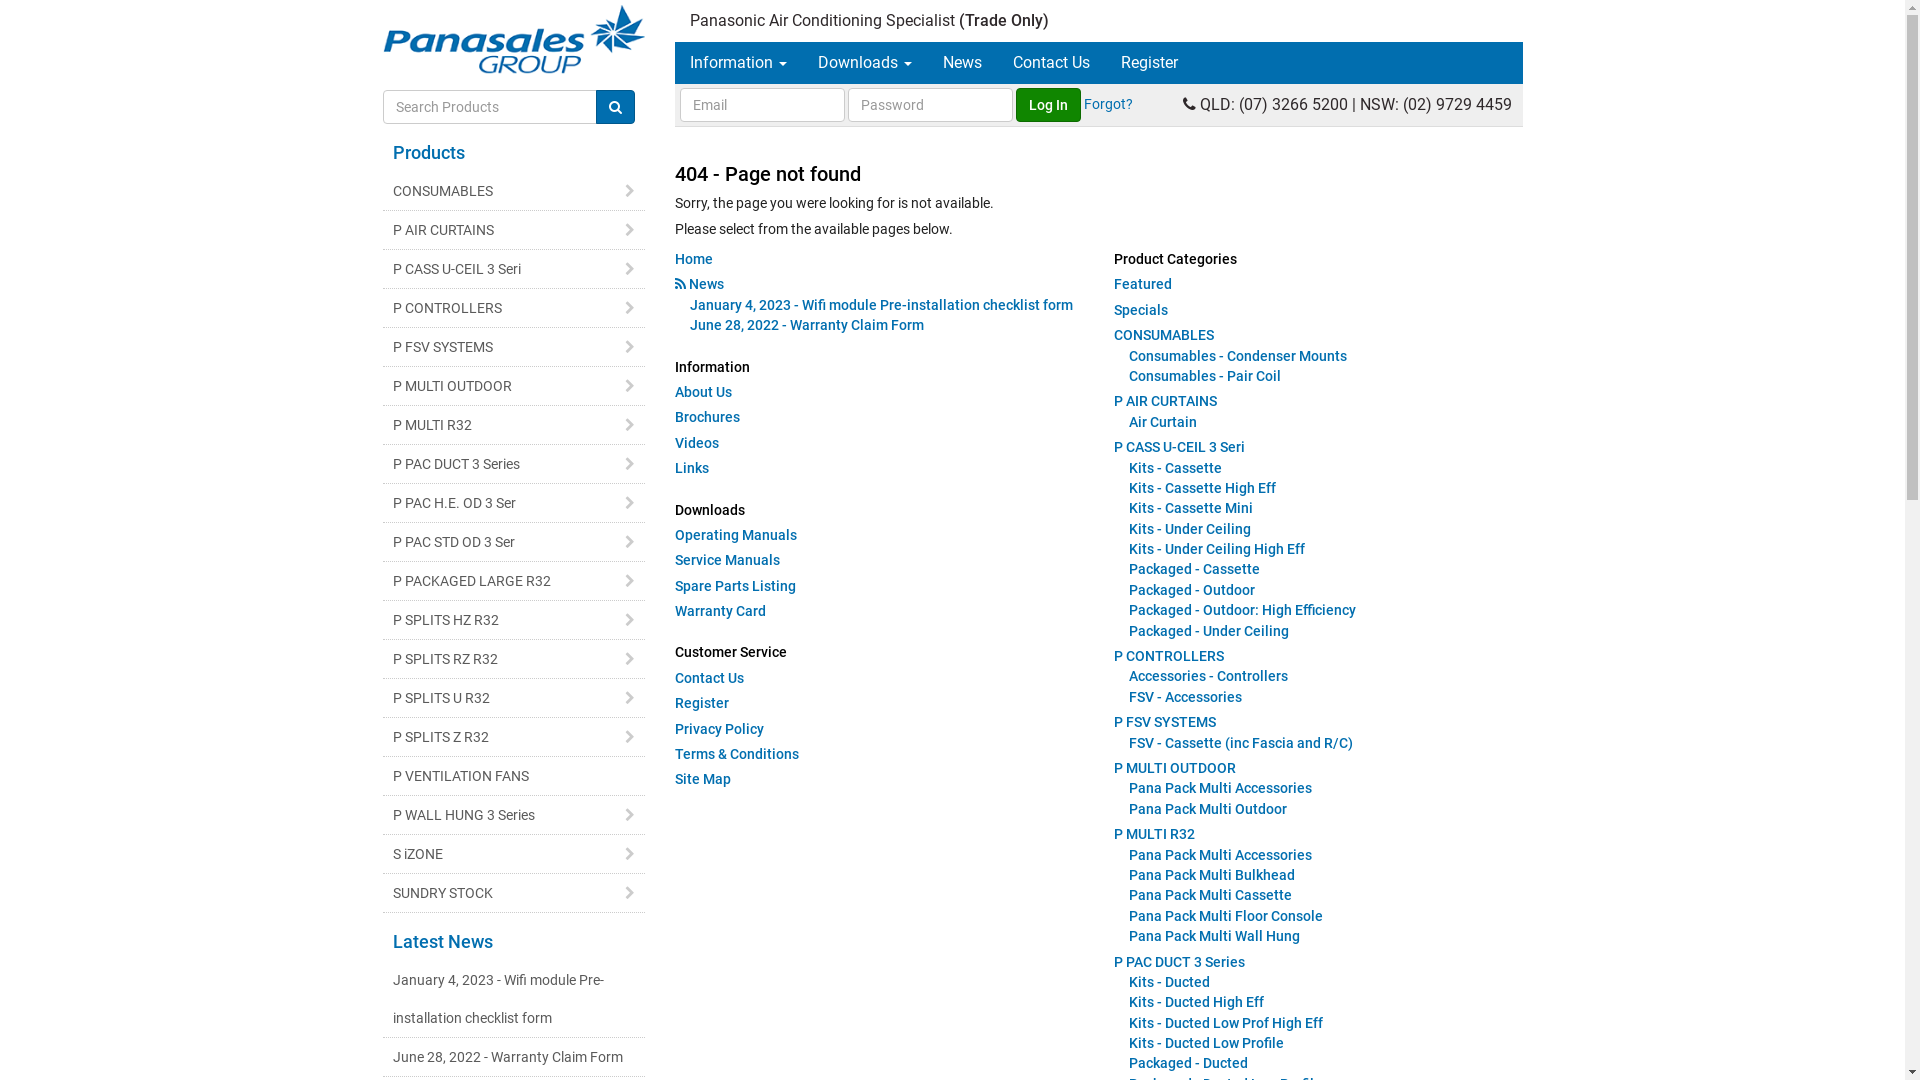 This screenshot has height=1080, width=1920. What do you see at coordinates (382, 659) in the screenshot?
I see `'P SPLITS RZ R32'` at bounding box center [382, 659].